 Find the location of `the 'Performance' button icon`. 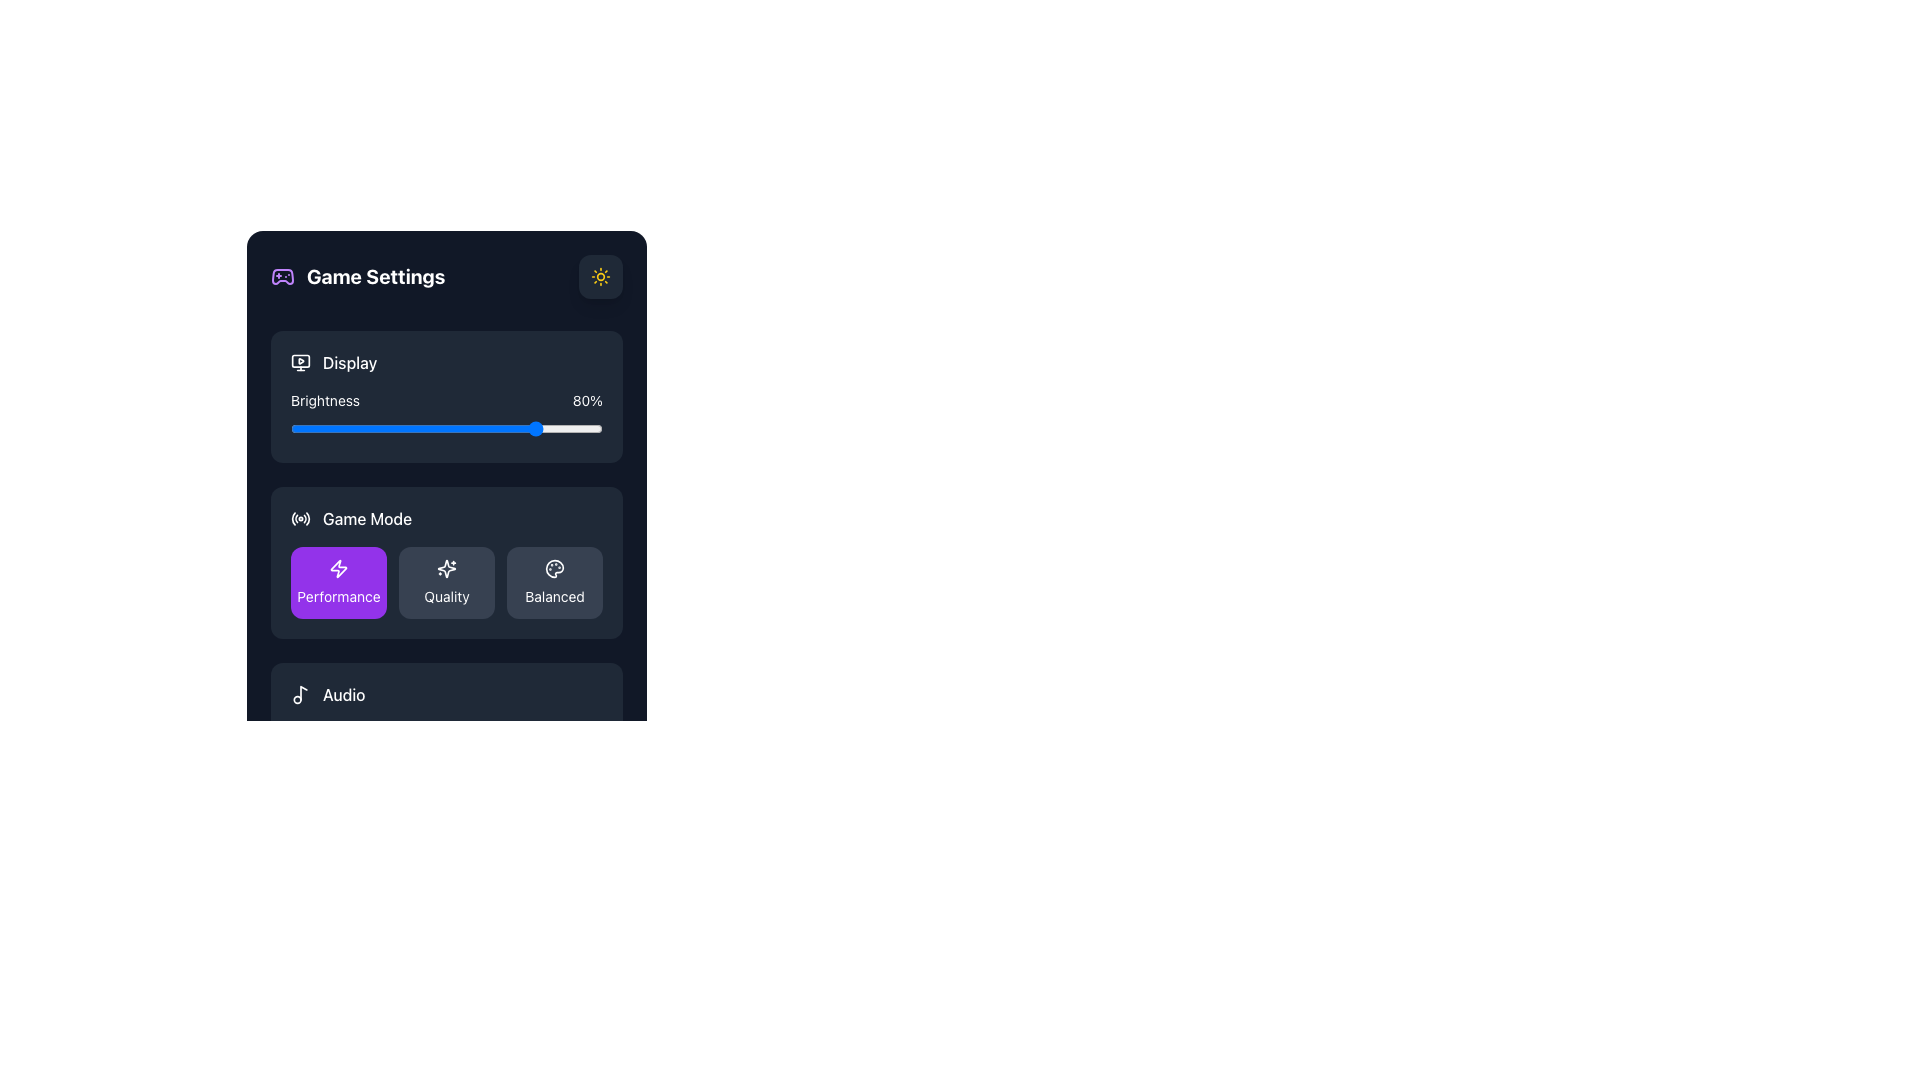

the 'Performance' button icon is located at coordinates (339, 569).